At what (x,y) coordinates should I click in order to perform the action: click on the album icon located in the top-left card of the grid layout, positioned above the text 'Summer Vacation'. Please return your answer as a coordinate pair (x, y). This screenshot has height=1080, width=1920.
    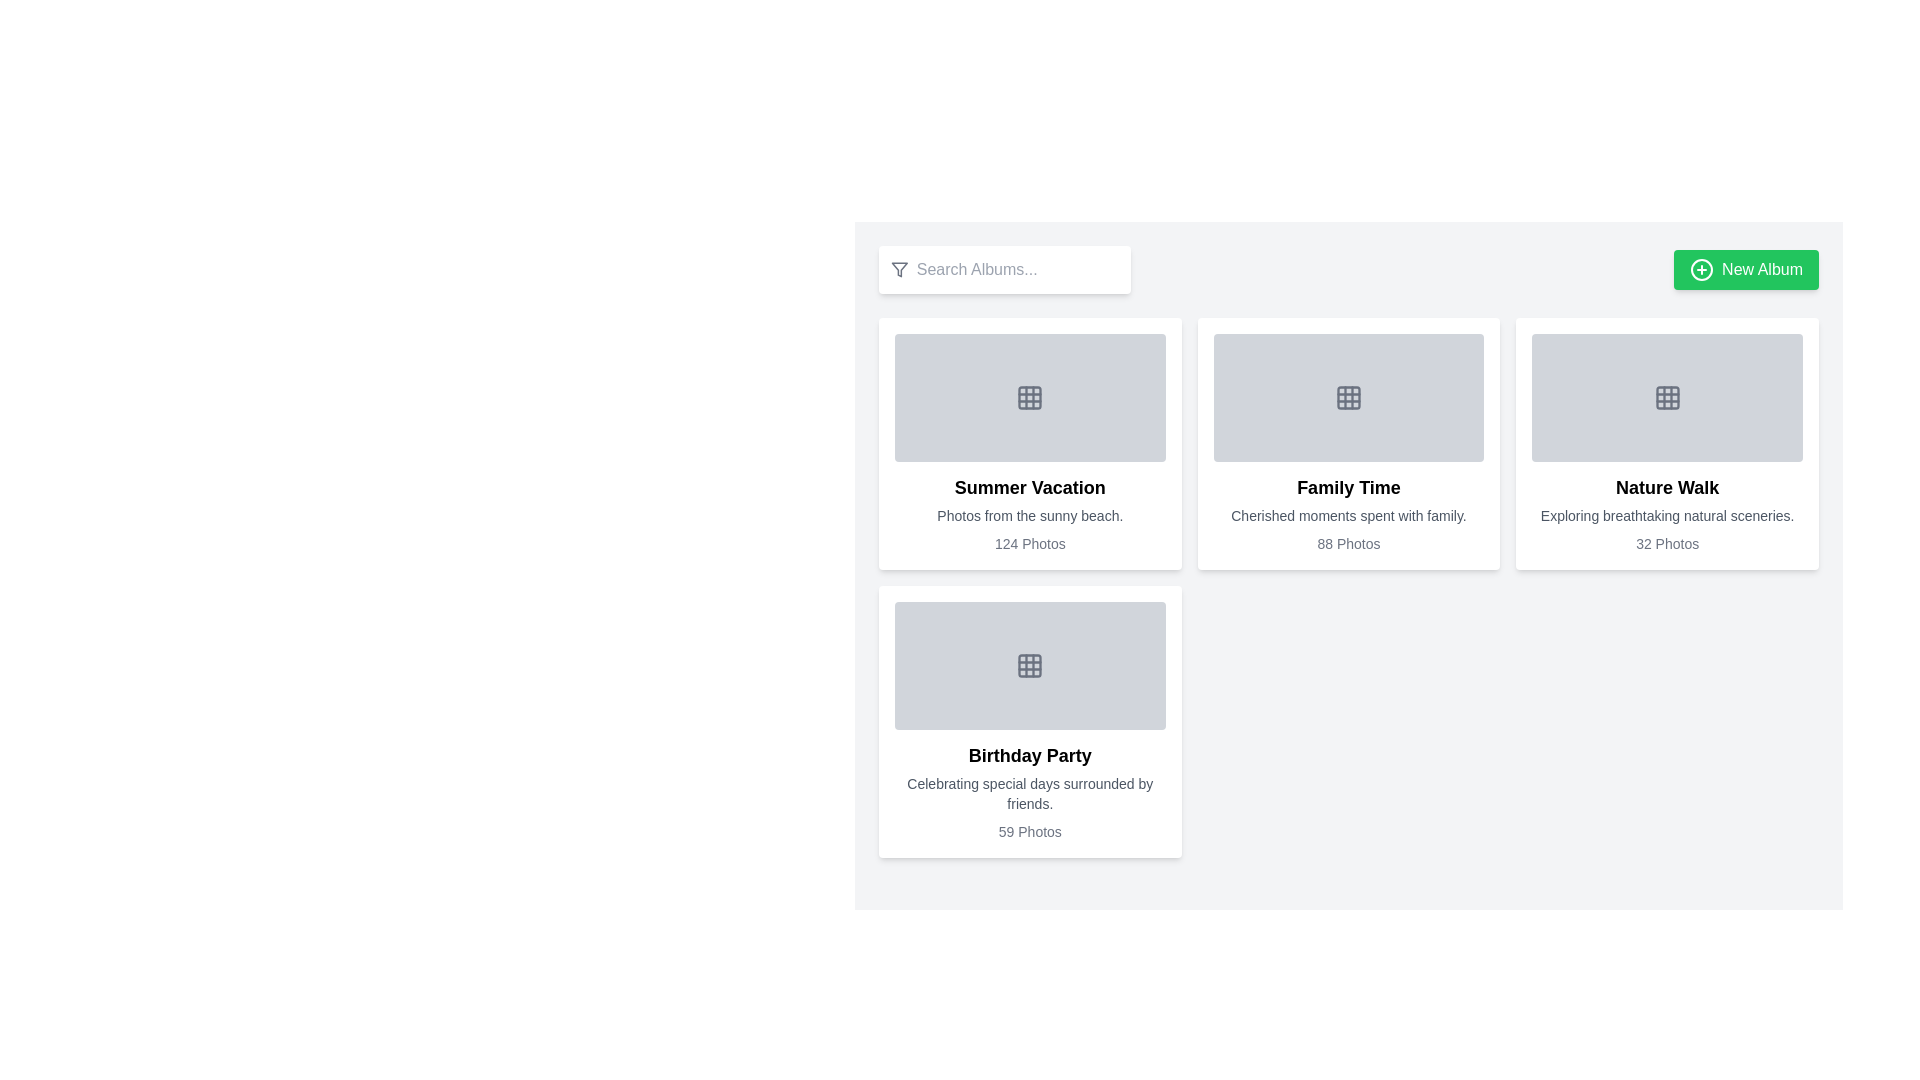
    Looking at the image, I should click on (1030, 397).